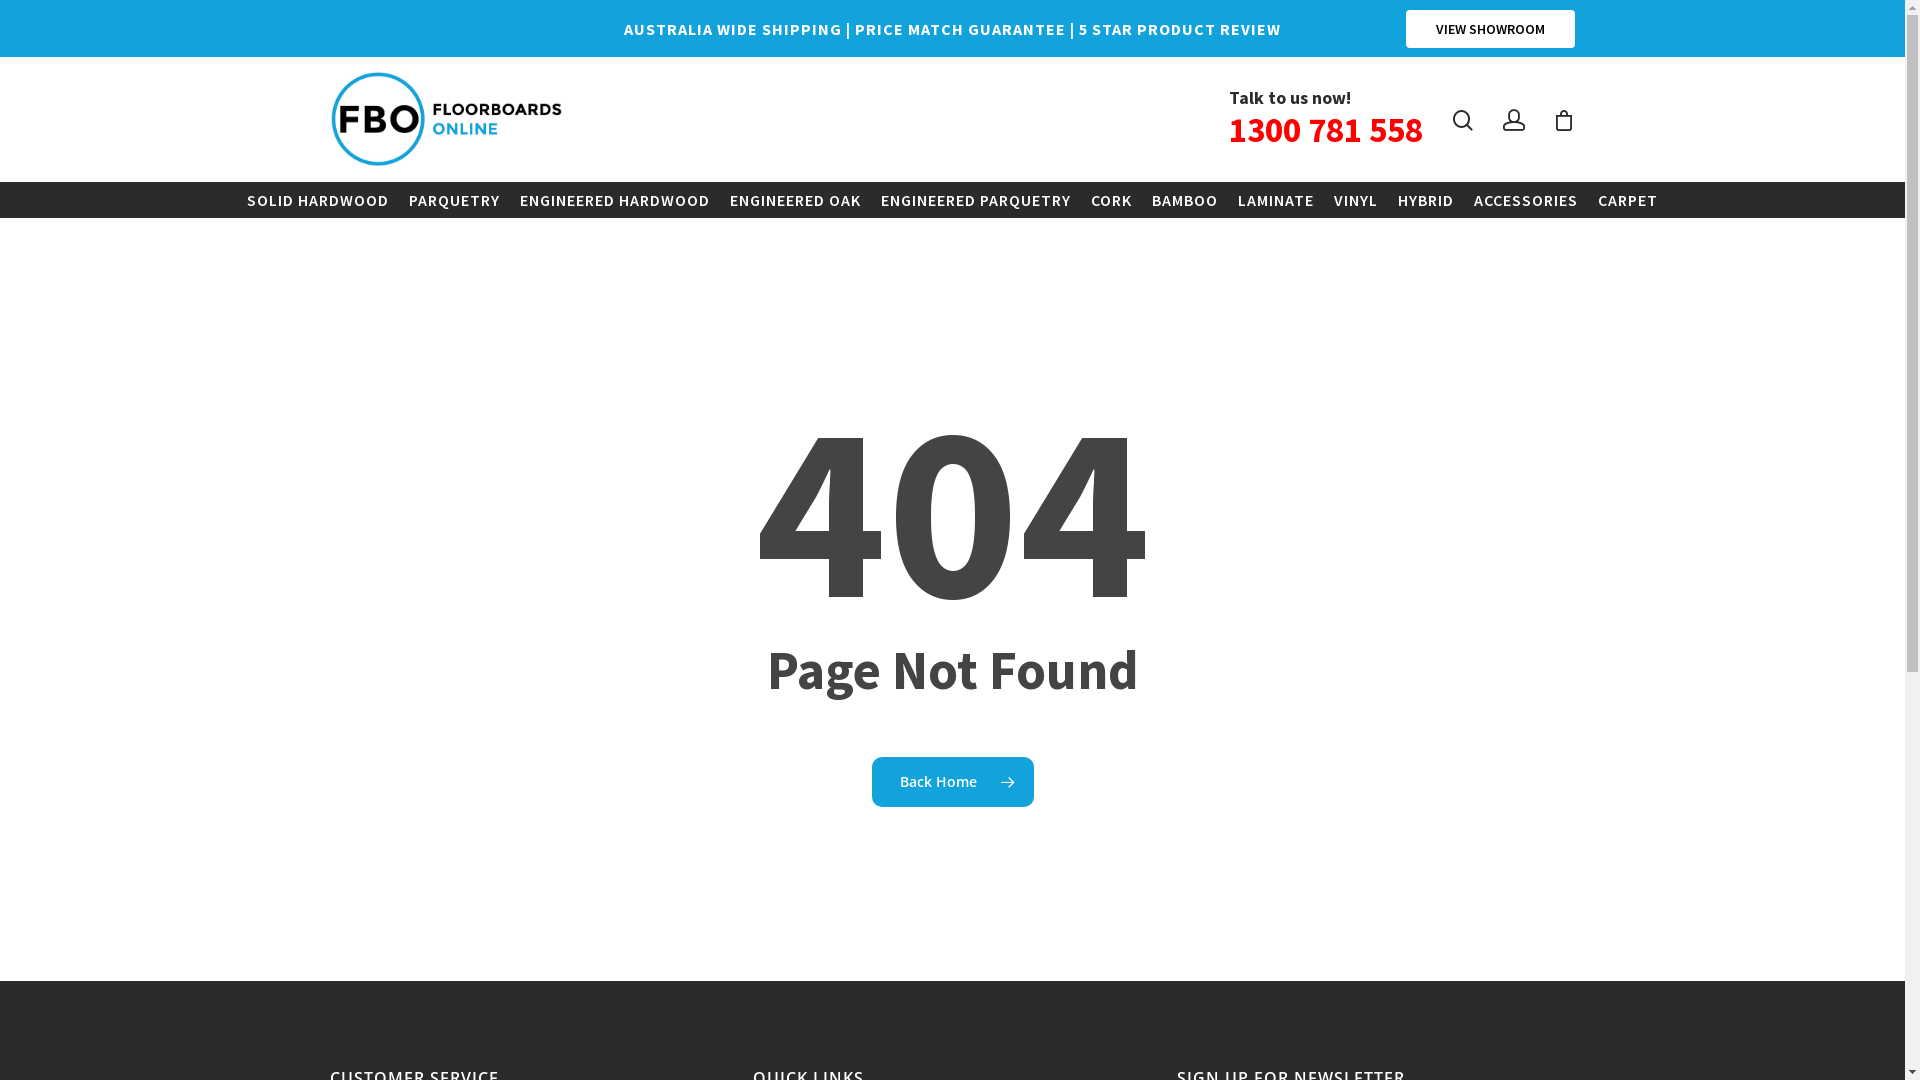 This screenshot has height=1080, width=1920. Describe the element at coordinates (1490, 29) in the screenshot. I see `'VIEW SHOWROOM'` at that location.